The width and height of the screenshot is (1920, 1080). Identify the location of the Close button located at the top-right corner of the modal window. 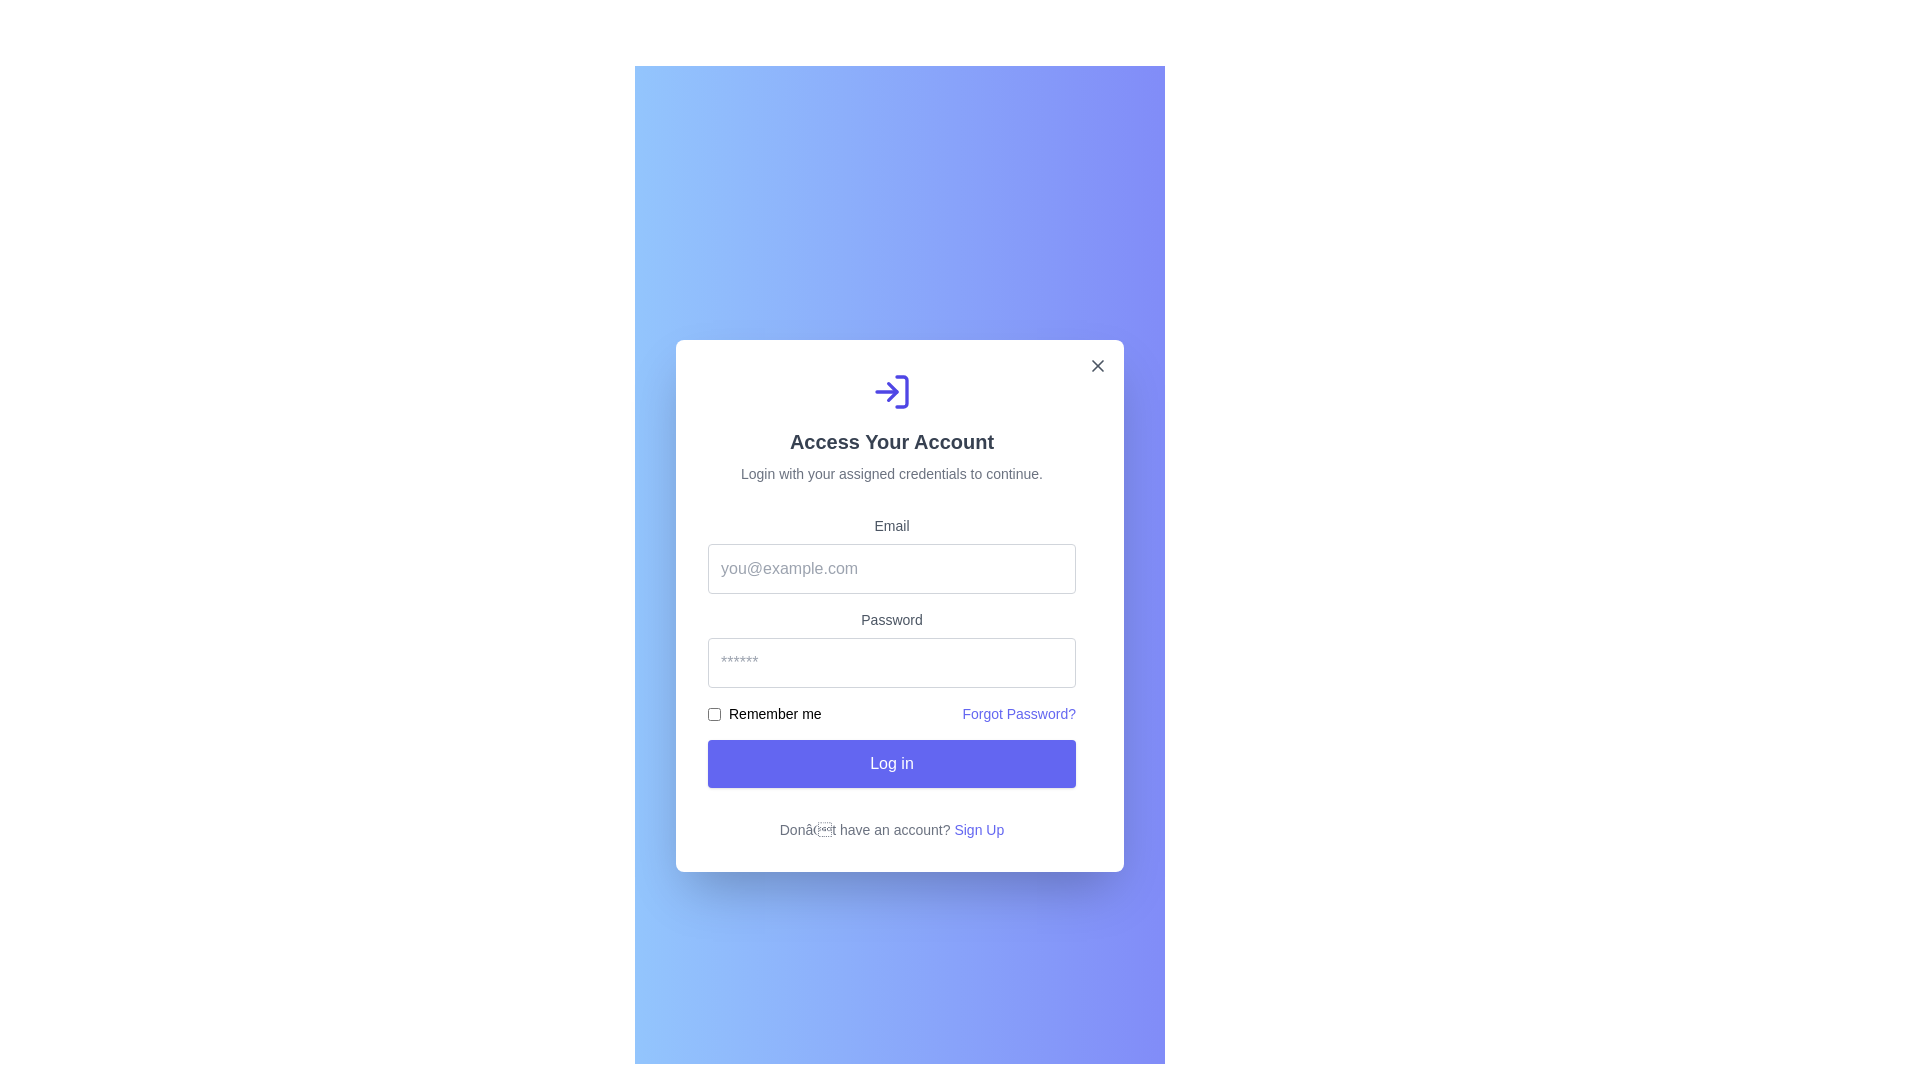
(1097, 366).